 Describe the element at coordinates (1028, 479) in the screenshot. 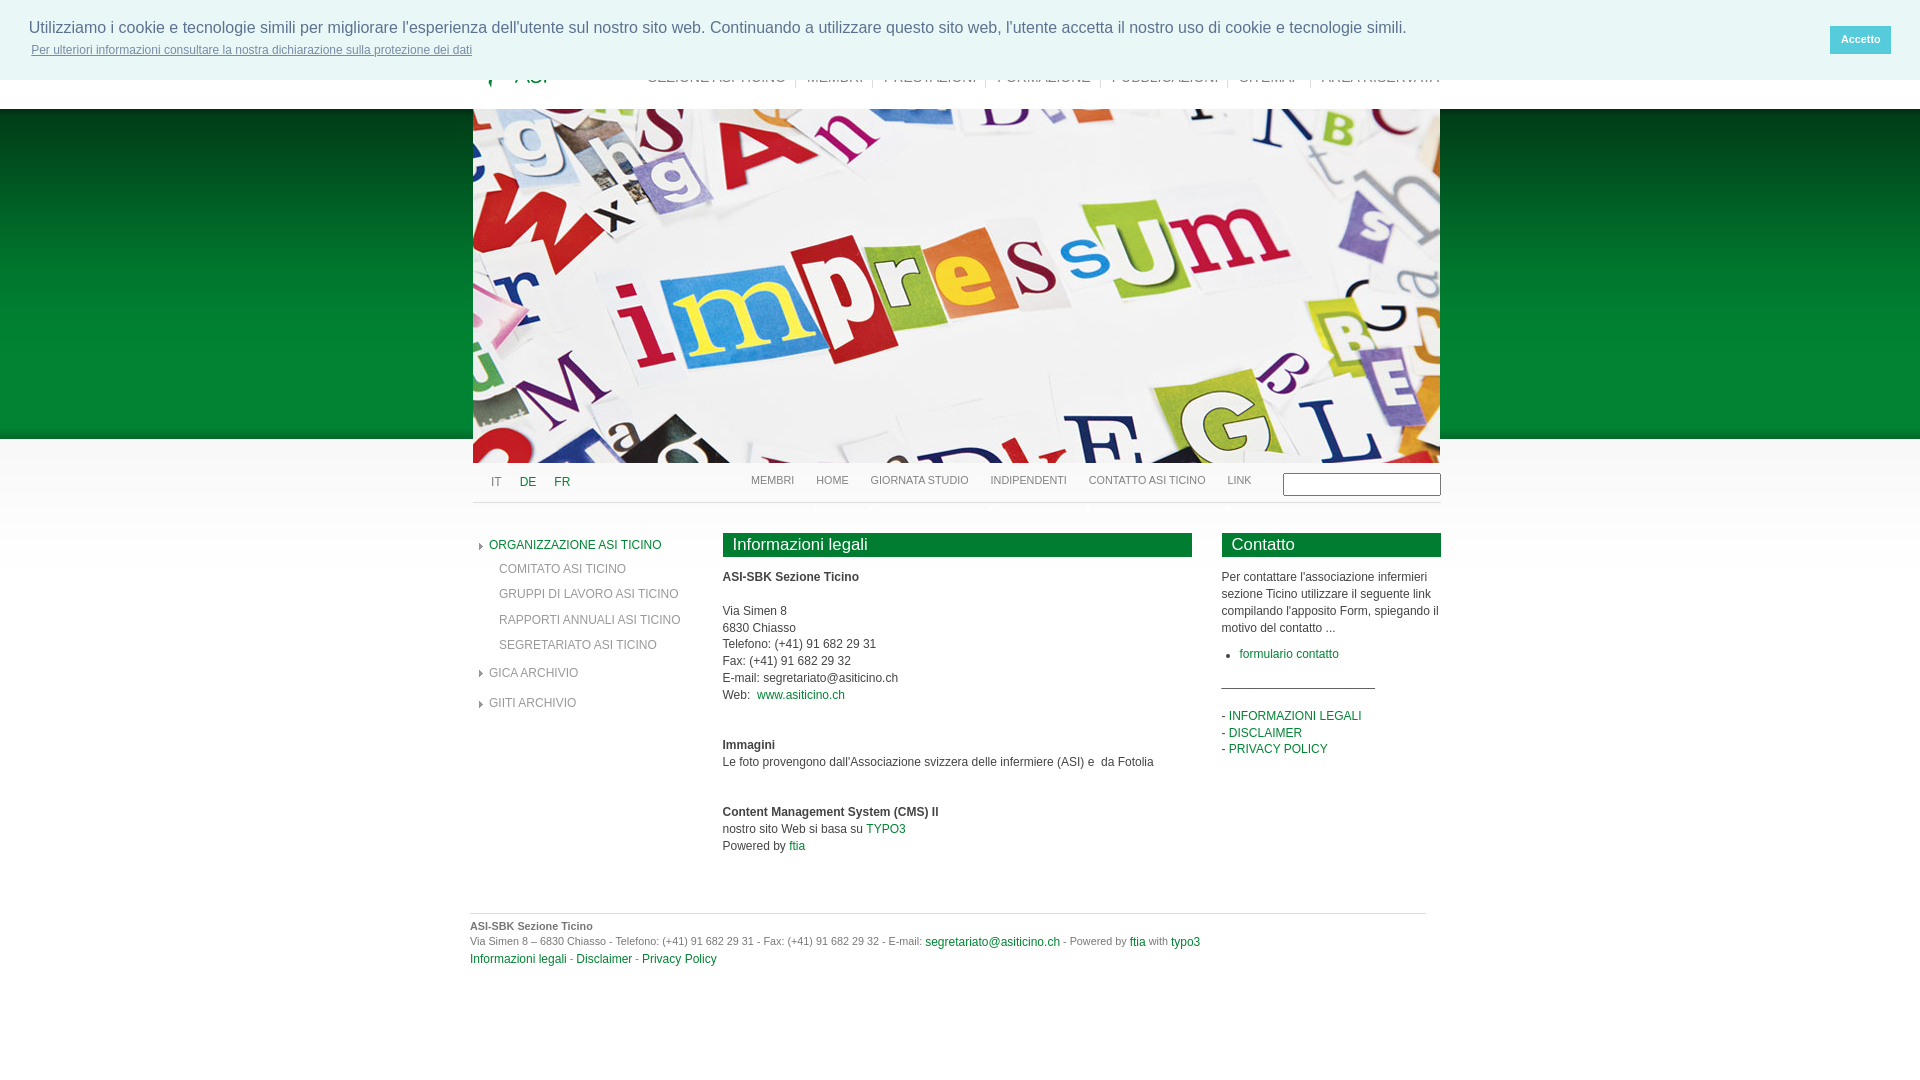

I see `'INDIPENDENTI'` at that location.